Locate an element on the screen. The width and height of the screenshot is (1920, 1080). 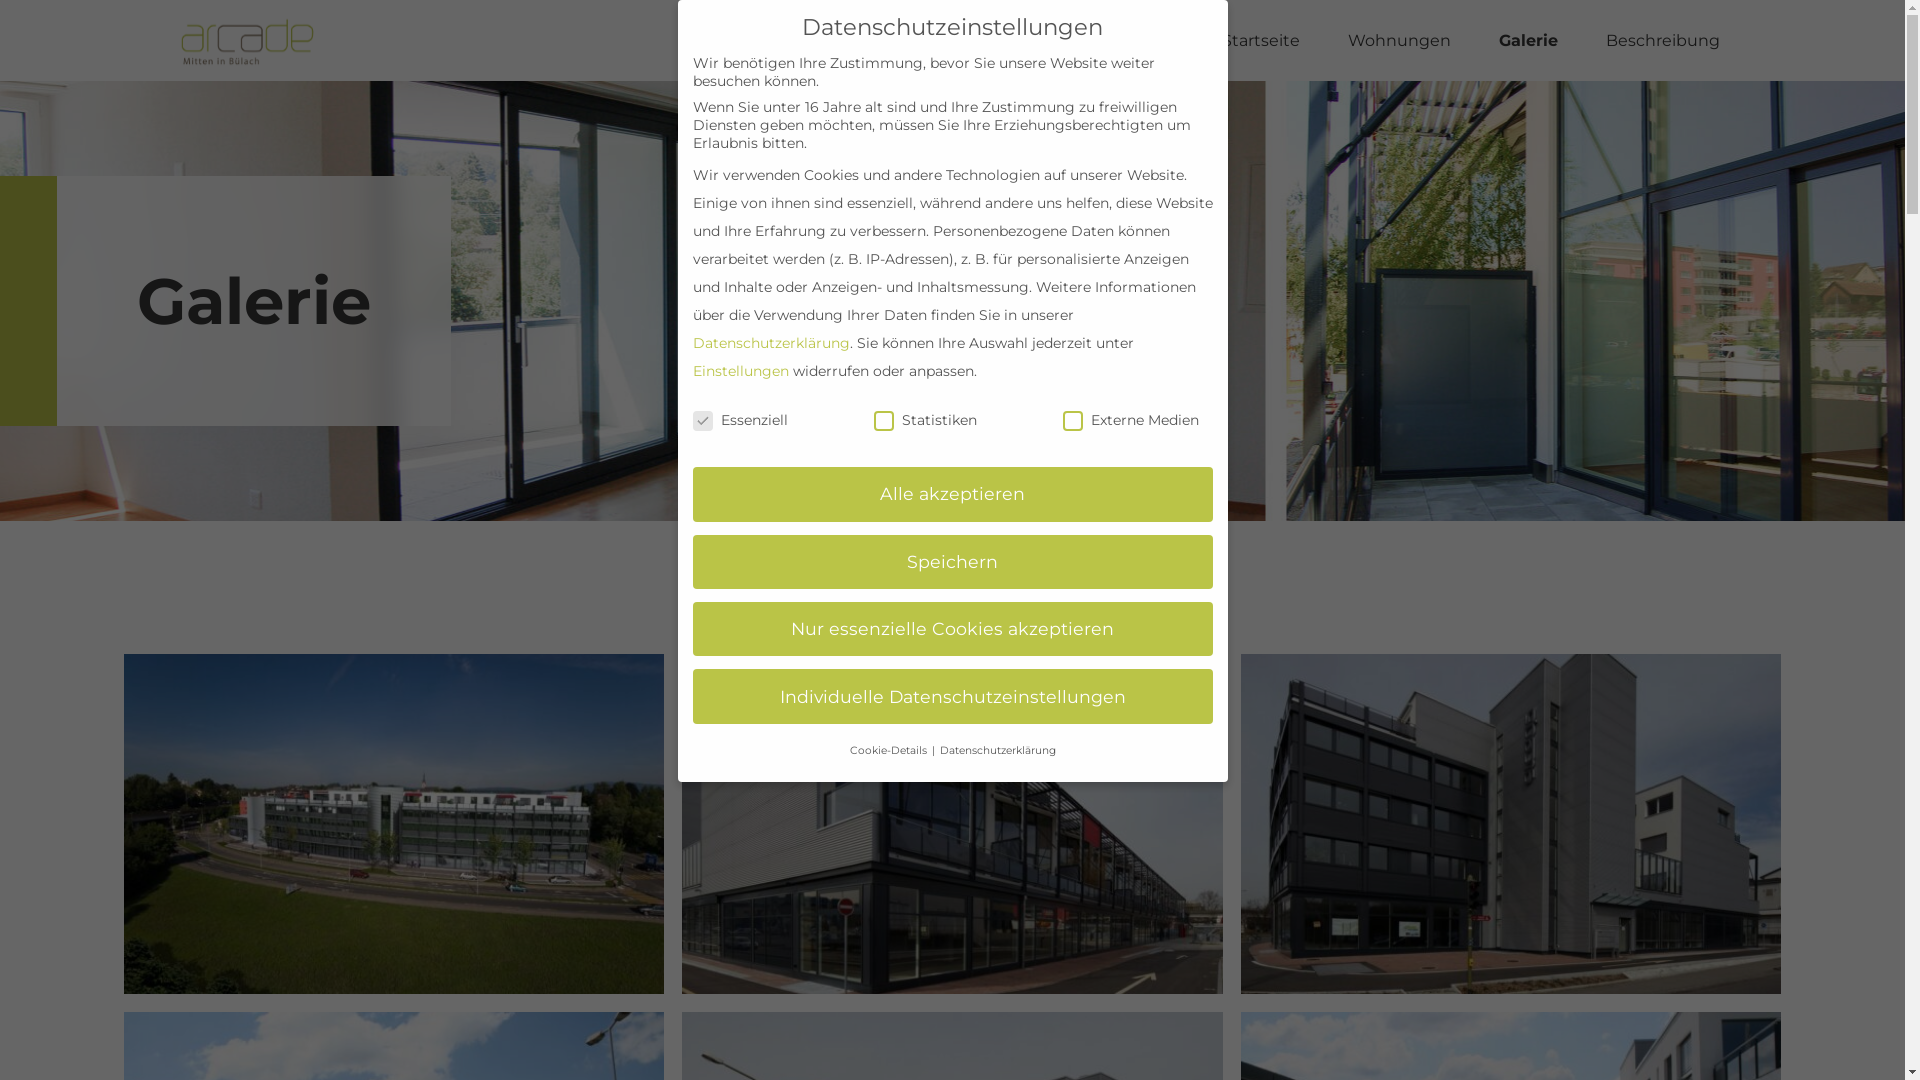
'Beschreibung' is located at coordinates (1662, 41).